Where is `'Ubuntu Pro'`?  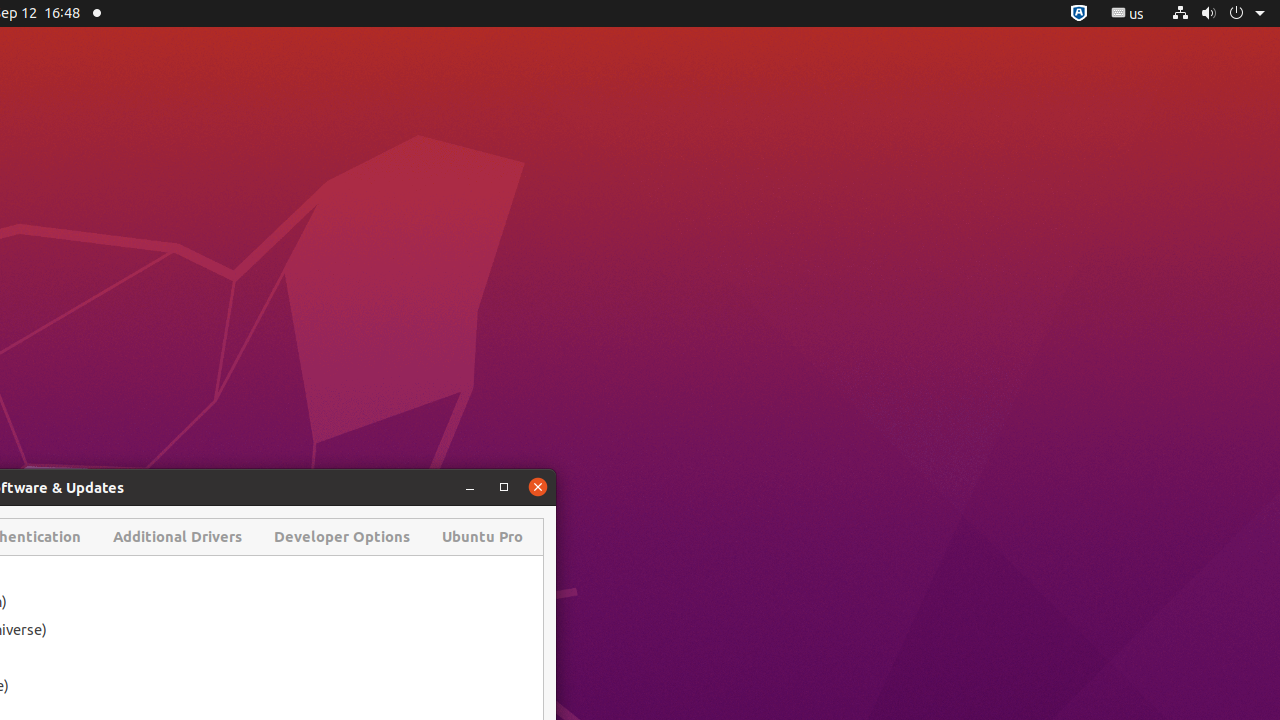
'Ubuntu Pro' is located at coordinates (482, 535).